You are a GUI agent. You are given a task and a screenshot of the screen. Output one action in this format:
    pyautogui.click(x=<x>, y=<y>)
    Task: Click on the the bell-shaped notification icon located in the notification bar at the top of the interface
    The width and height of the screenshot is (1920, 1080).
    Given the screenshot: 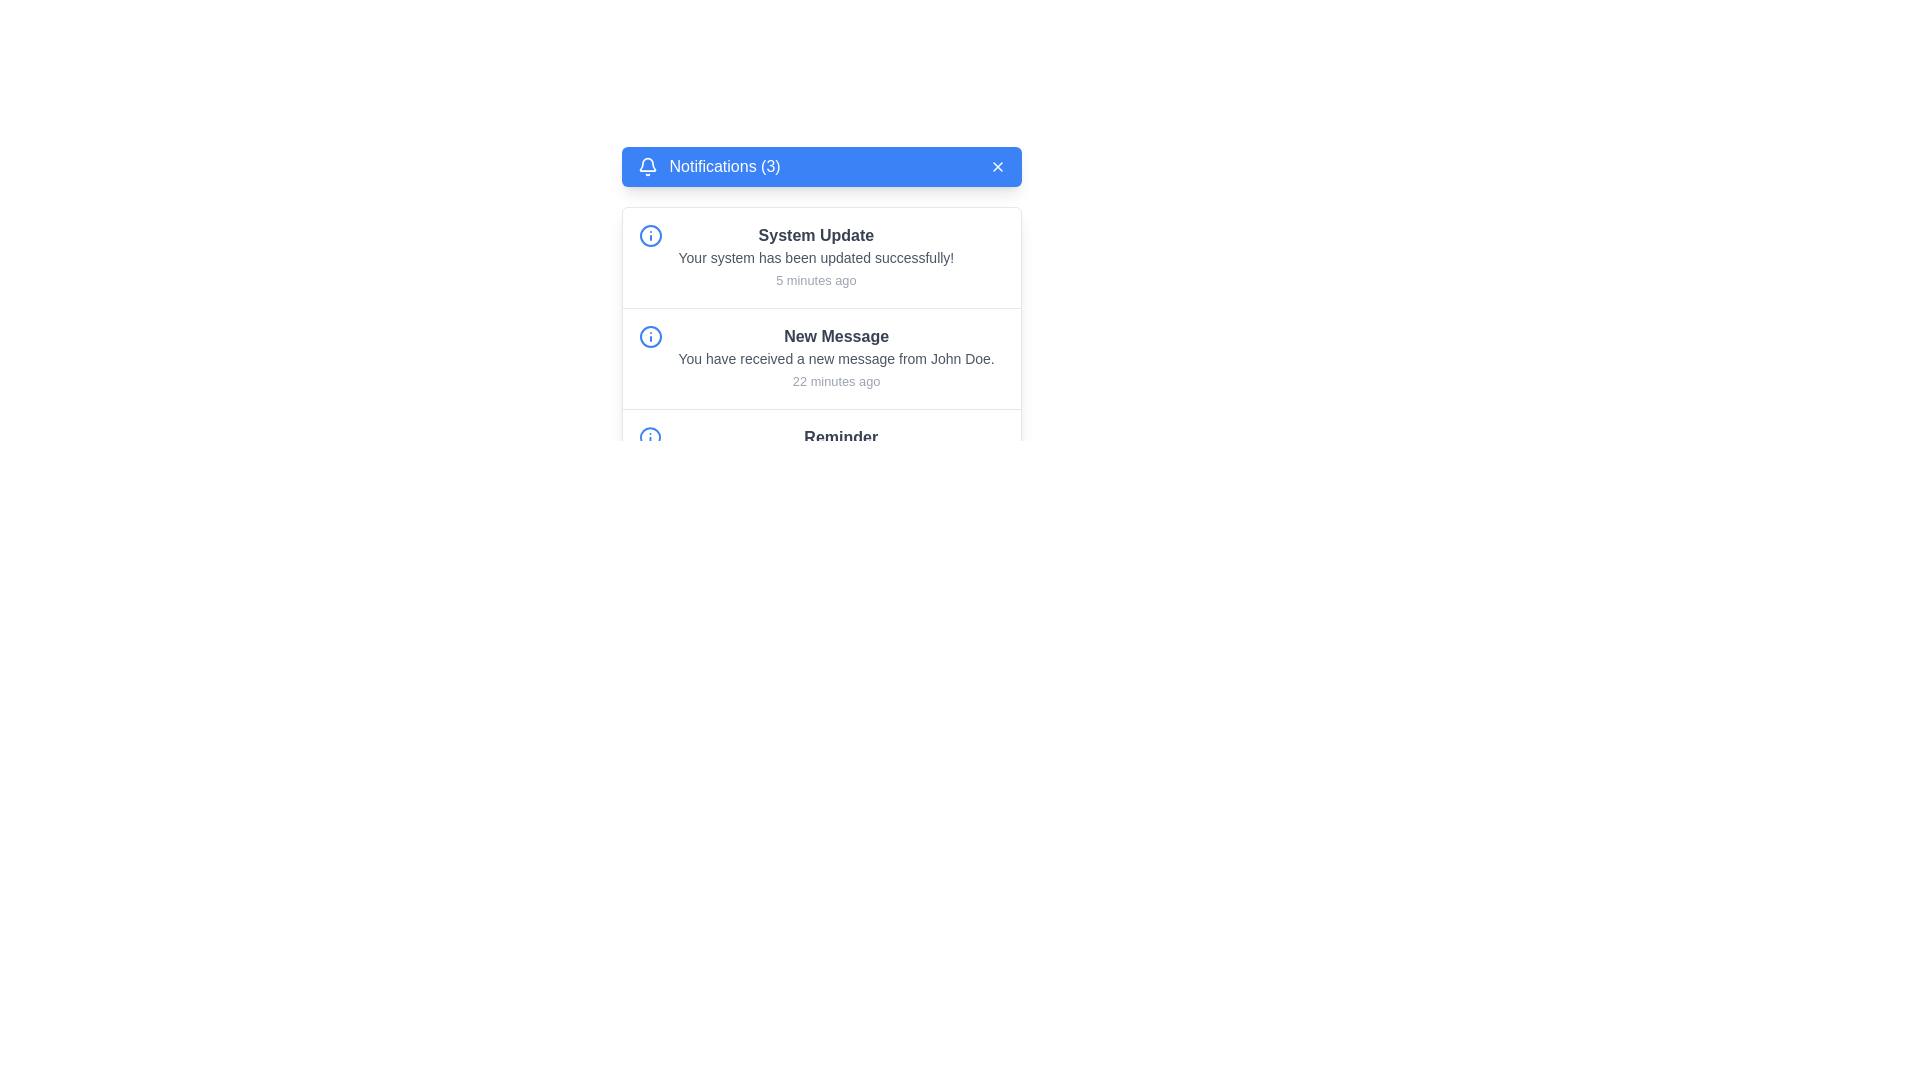 What is the action you would take?
    pyautogui.click(x=647, y=163)
    